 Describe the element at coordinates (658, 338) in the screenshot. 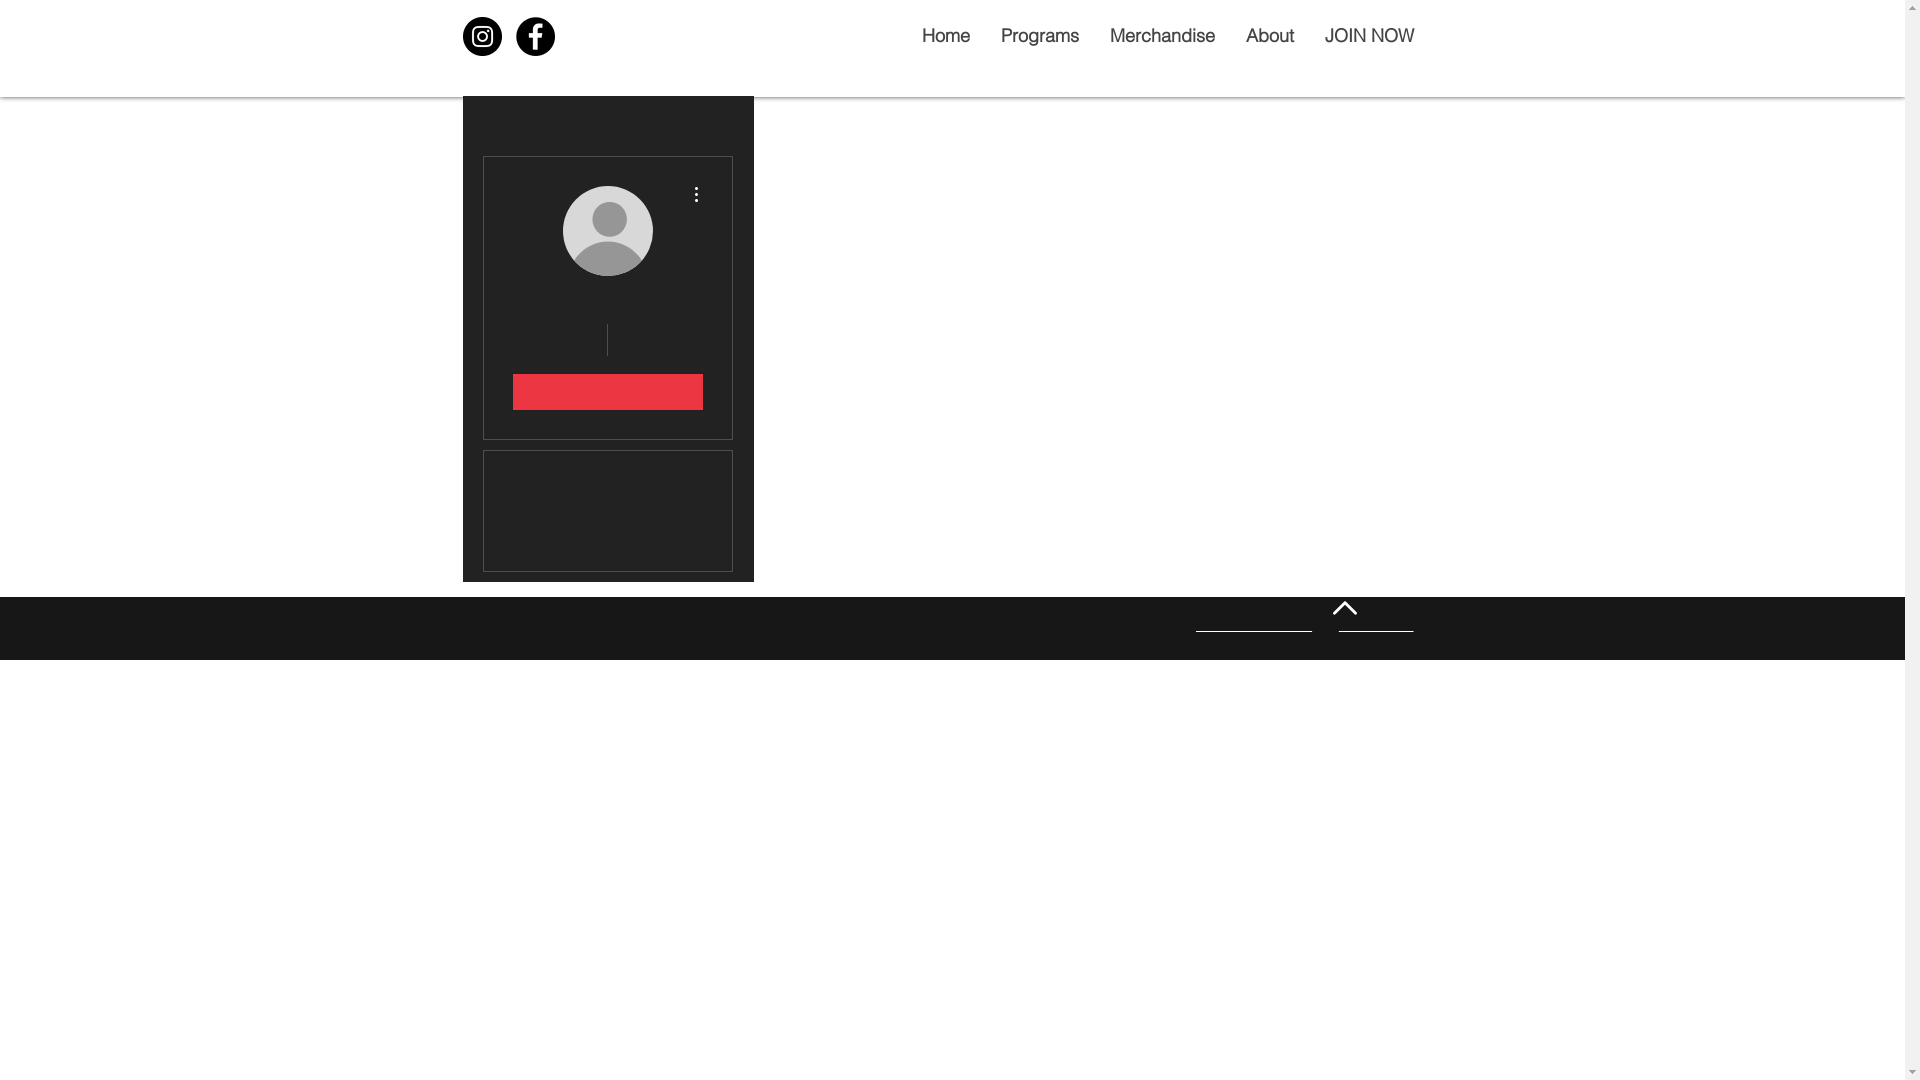

I see `'0` at that location.